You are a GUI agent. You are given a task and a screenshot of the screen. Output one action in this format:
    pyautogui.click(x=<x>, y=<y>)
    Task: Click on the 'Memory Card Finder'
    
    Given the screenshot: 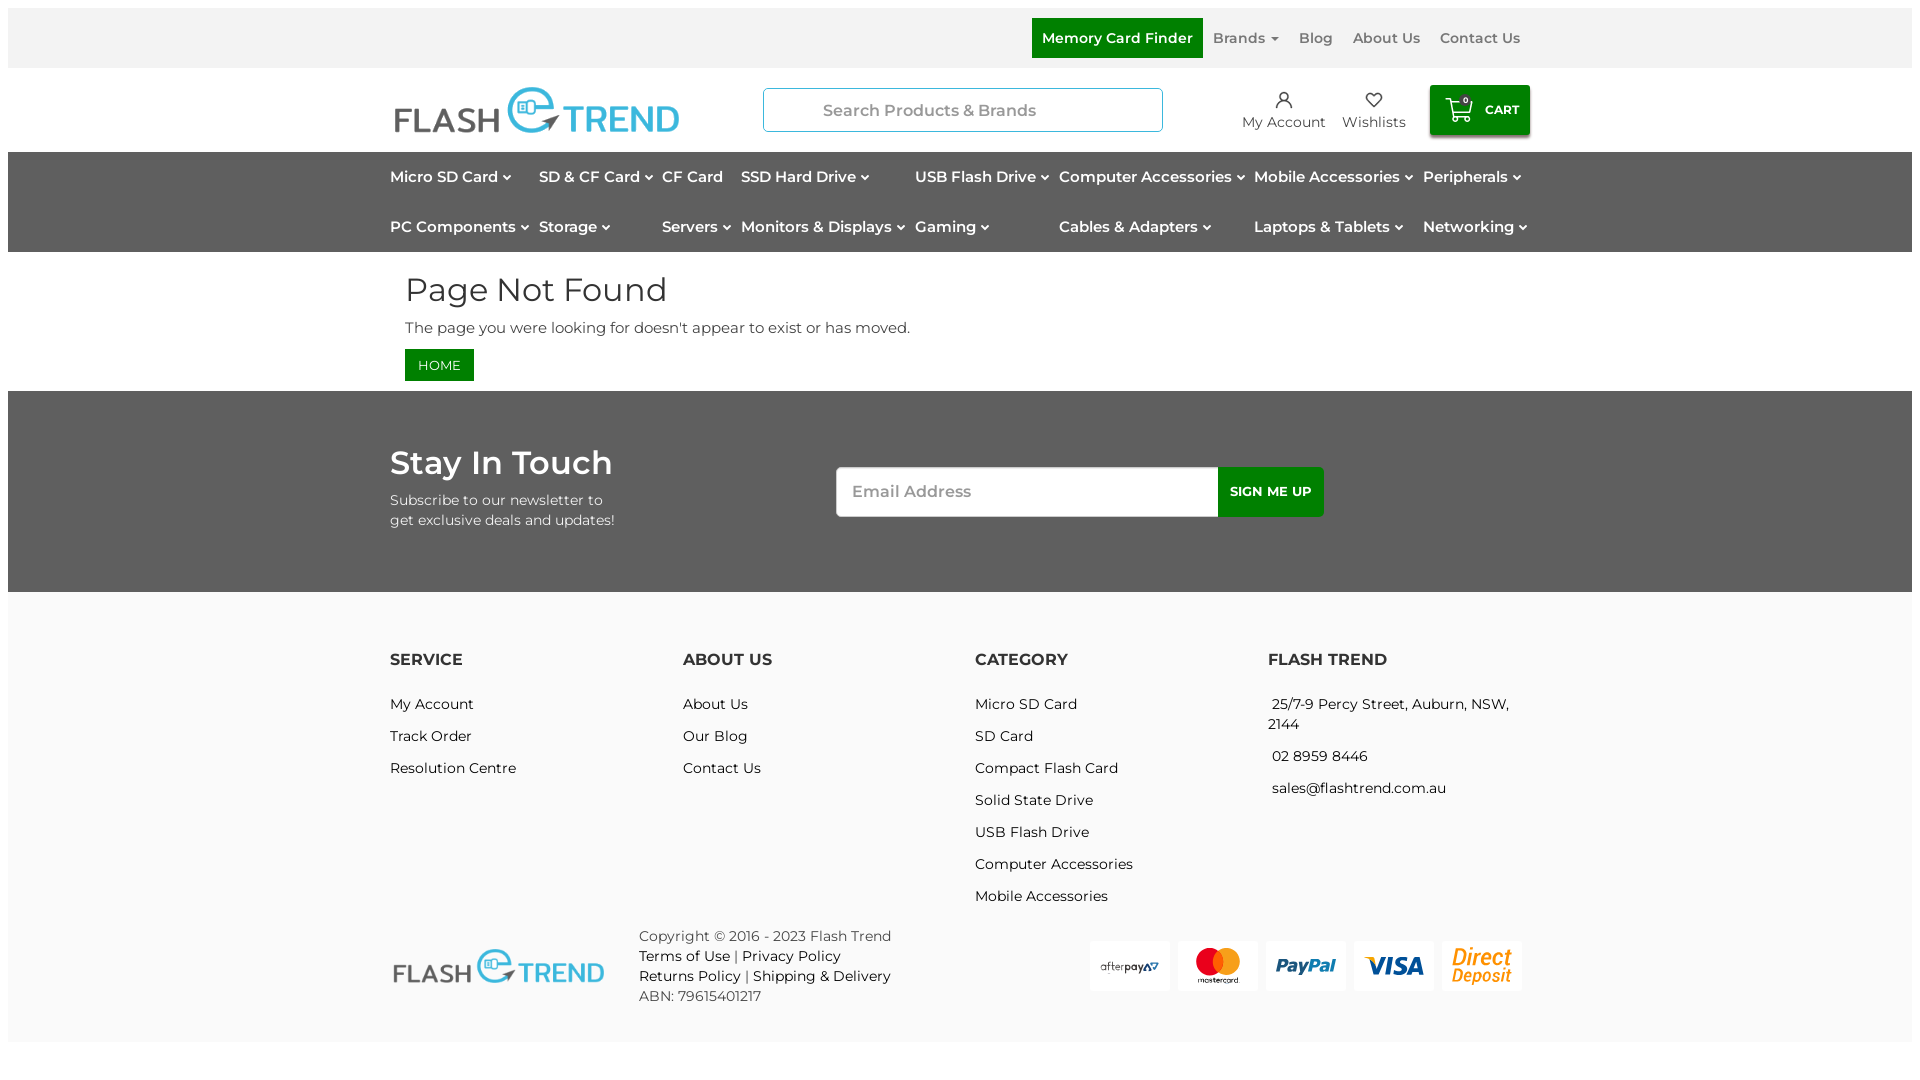 What is the action you would take?
    pyautogui.click(x=1116, y=38)
    